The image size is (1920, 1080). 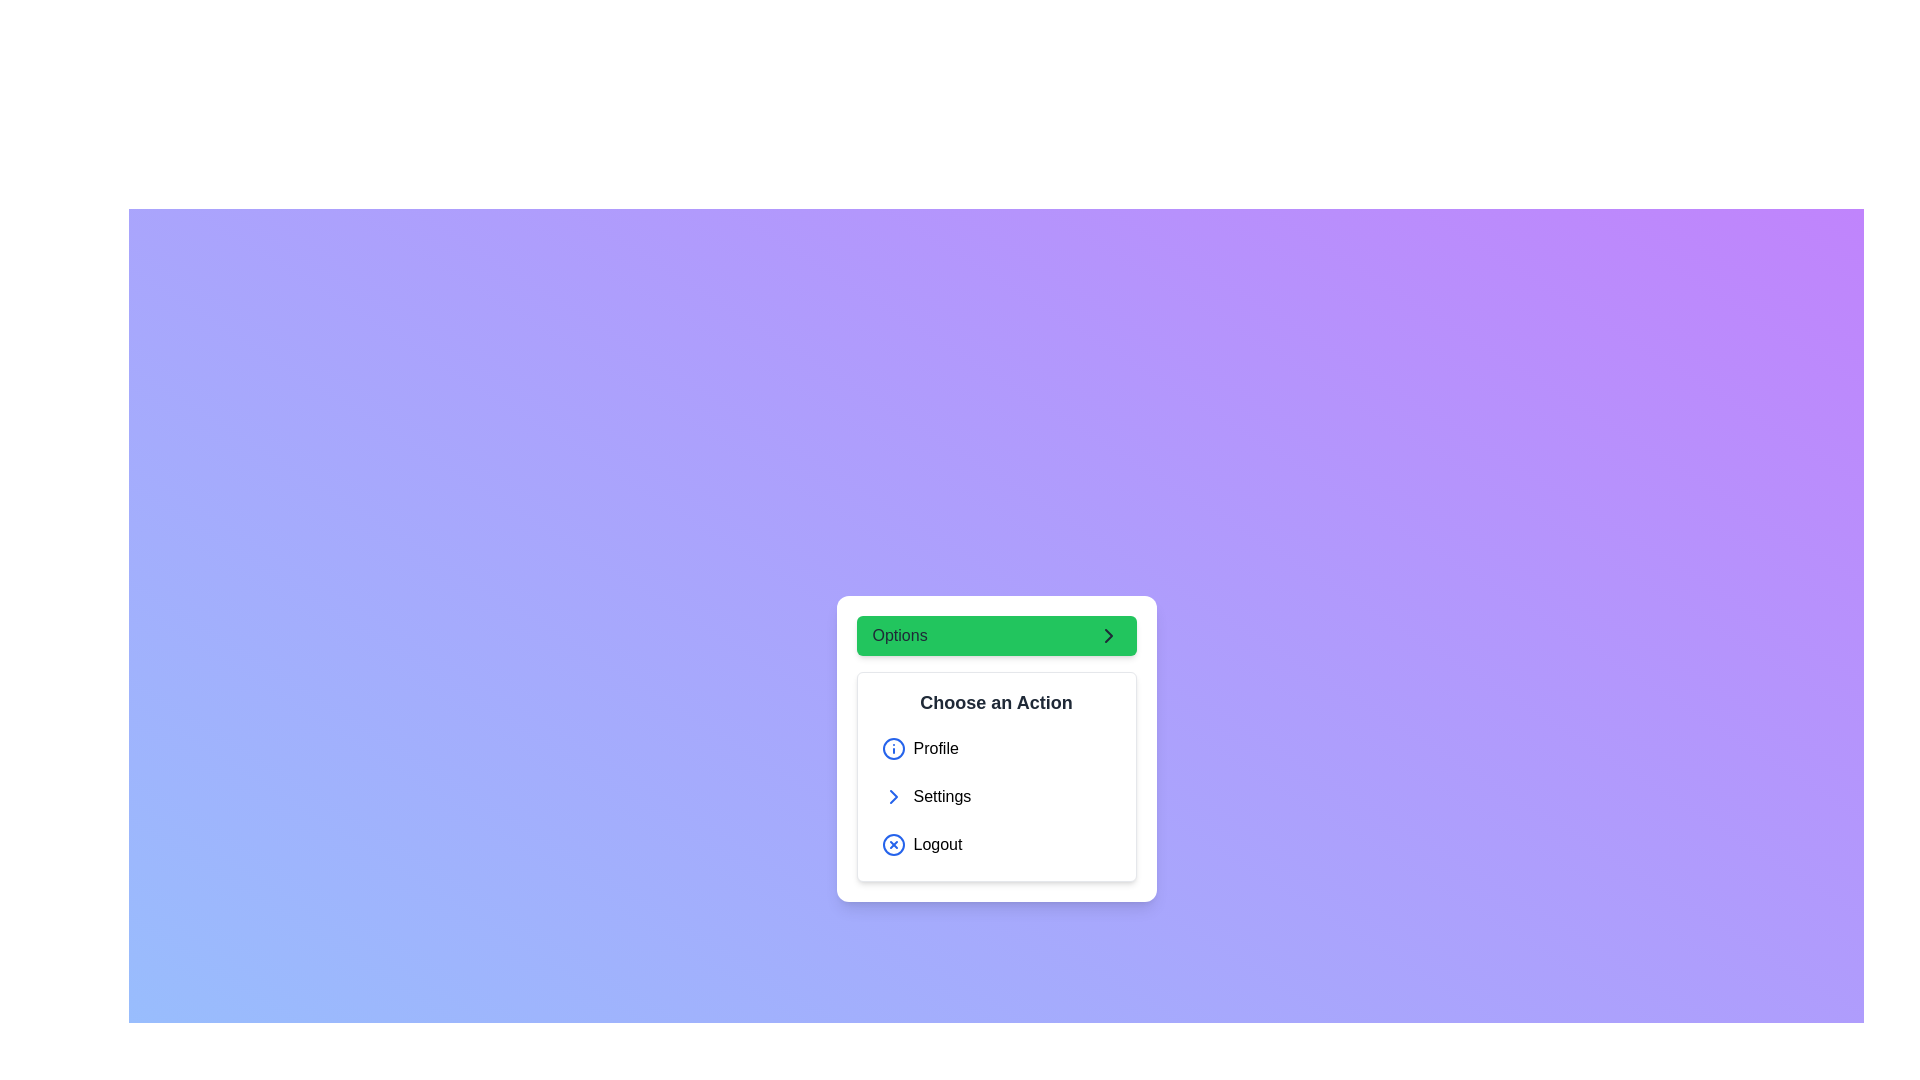 I want to click on the circular icon with a blue border and centered blue dot that precedes the 'Profile' text in the 'Choose an Action' section, so click(x=892, y=748).